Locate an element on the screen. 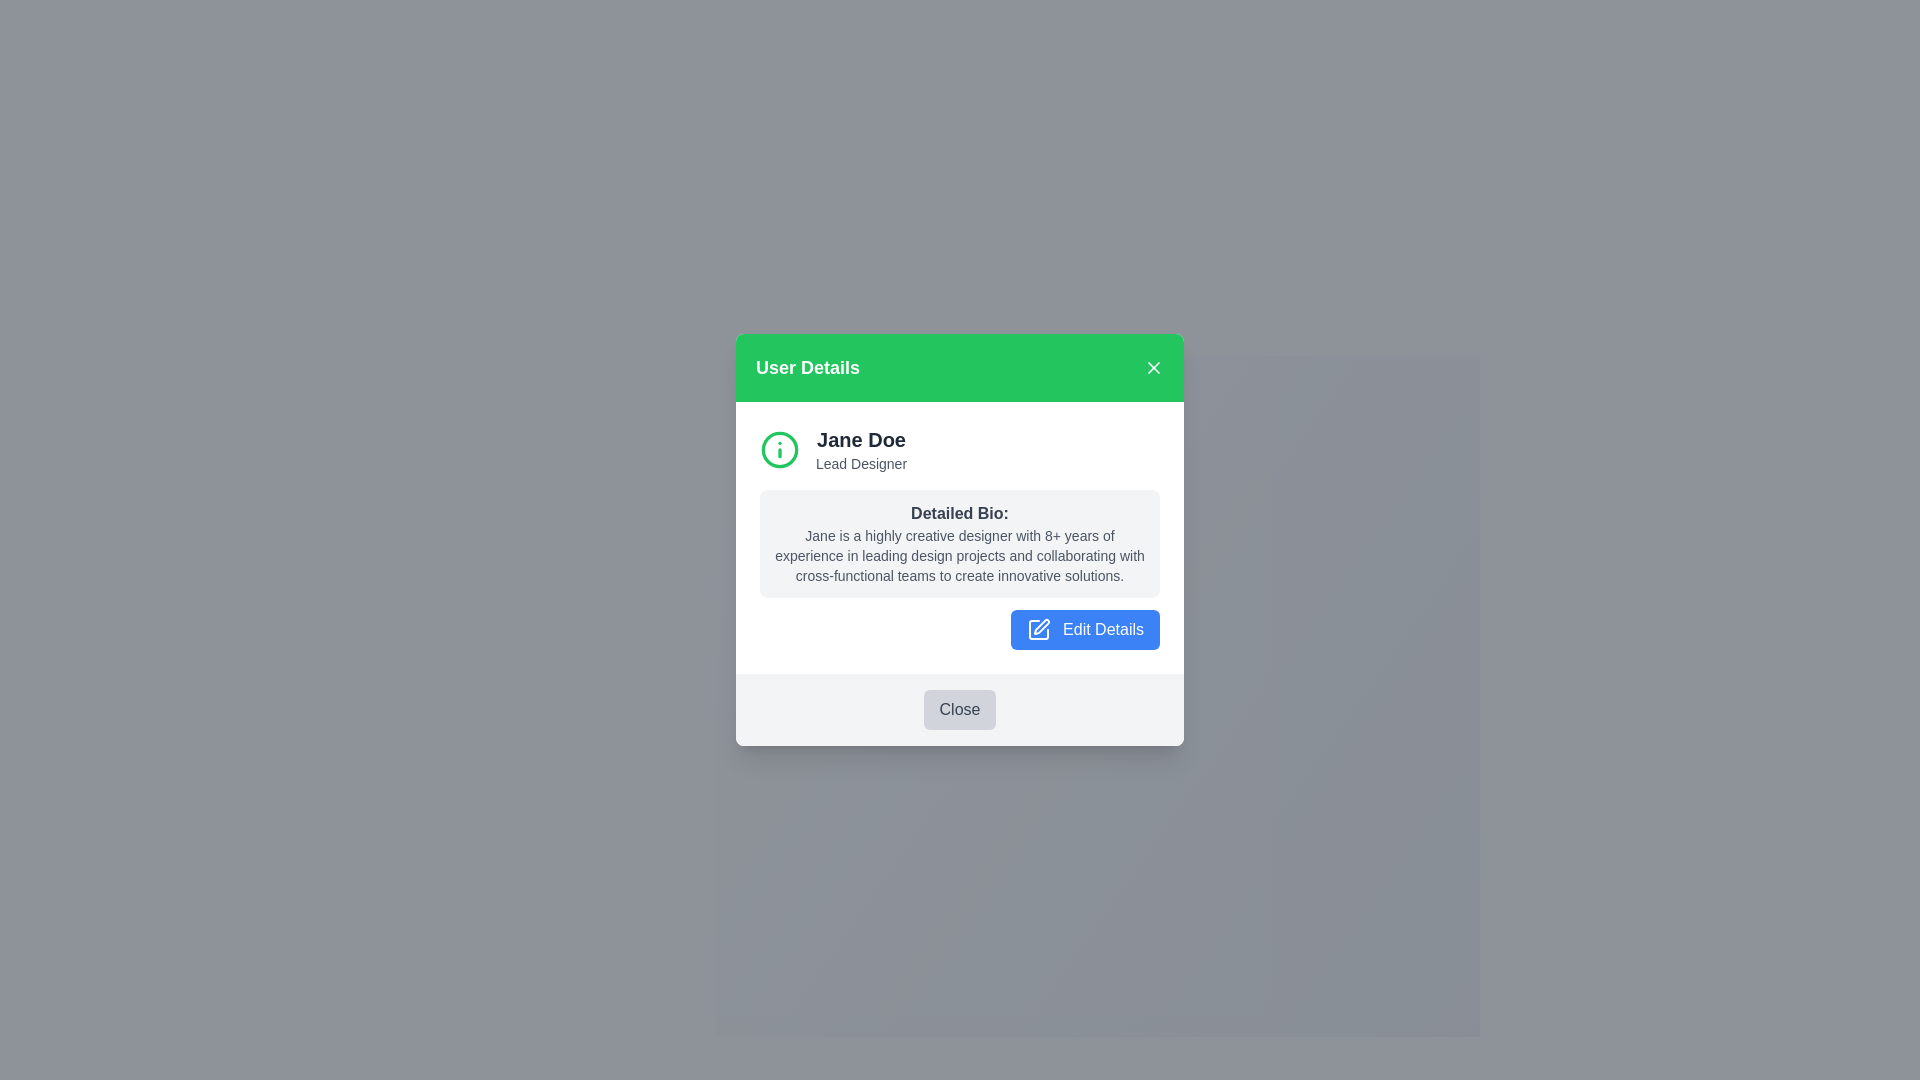 Image resolution: width=1920 pixels, height=1080 pixels. the text label displaying 'Jane Doe', which is in a larger, bold font and located near the top of the modal dialog, positioned to the right of an icon is located at coordinates (861, 438).